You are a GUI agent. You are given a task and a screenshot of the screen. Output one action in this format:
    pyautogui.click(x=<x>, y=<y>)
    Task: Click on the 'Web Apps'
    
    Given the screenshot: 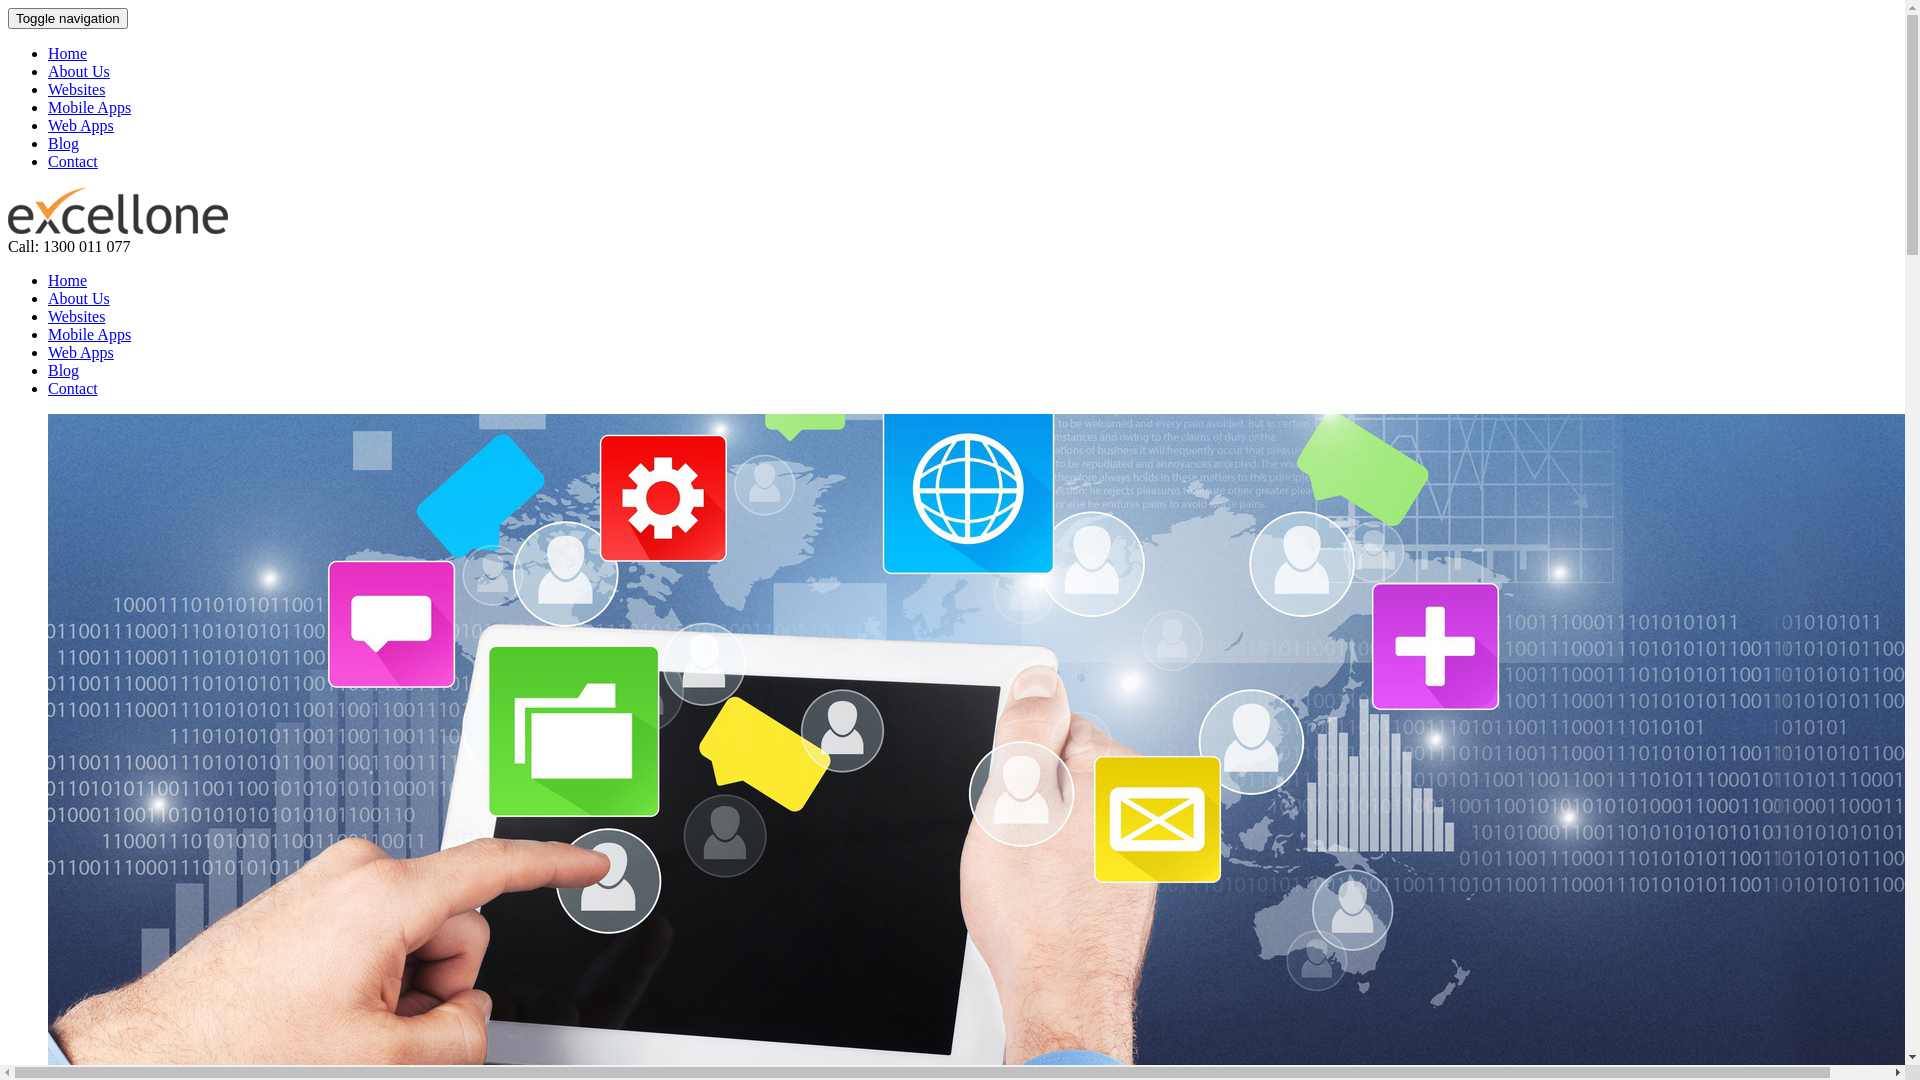 What is the action you would take?
    pyautogui.click(x=48, y=351)
    